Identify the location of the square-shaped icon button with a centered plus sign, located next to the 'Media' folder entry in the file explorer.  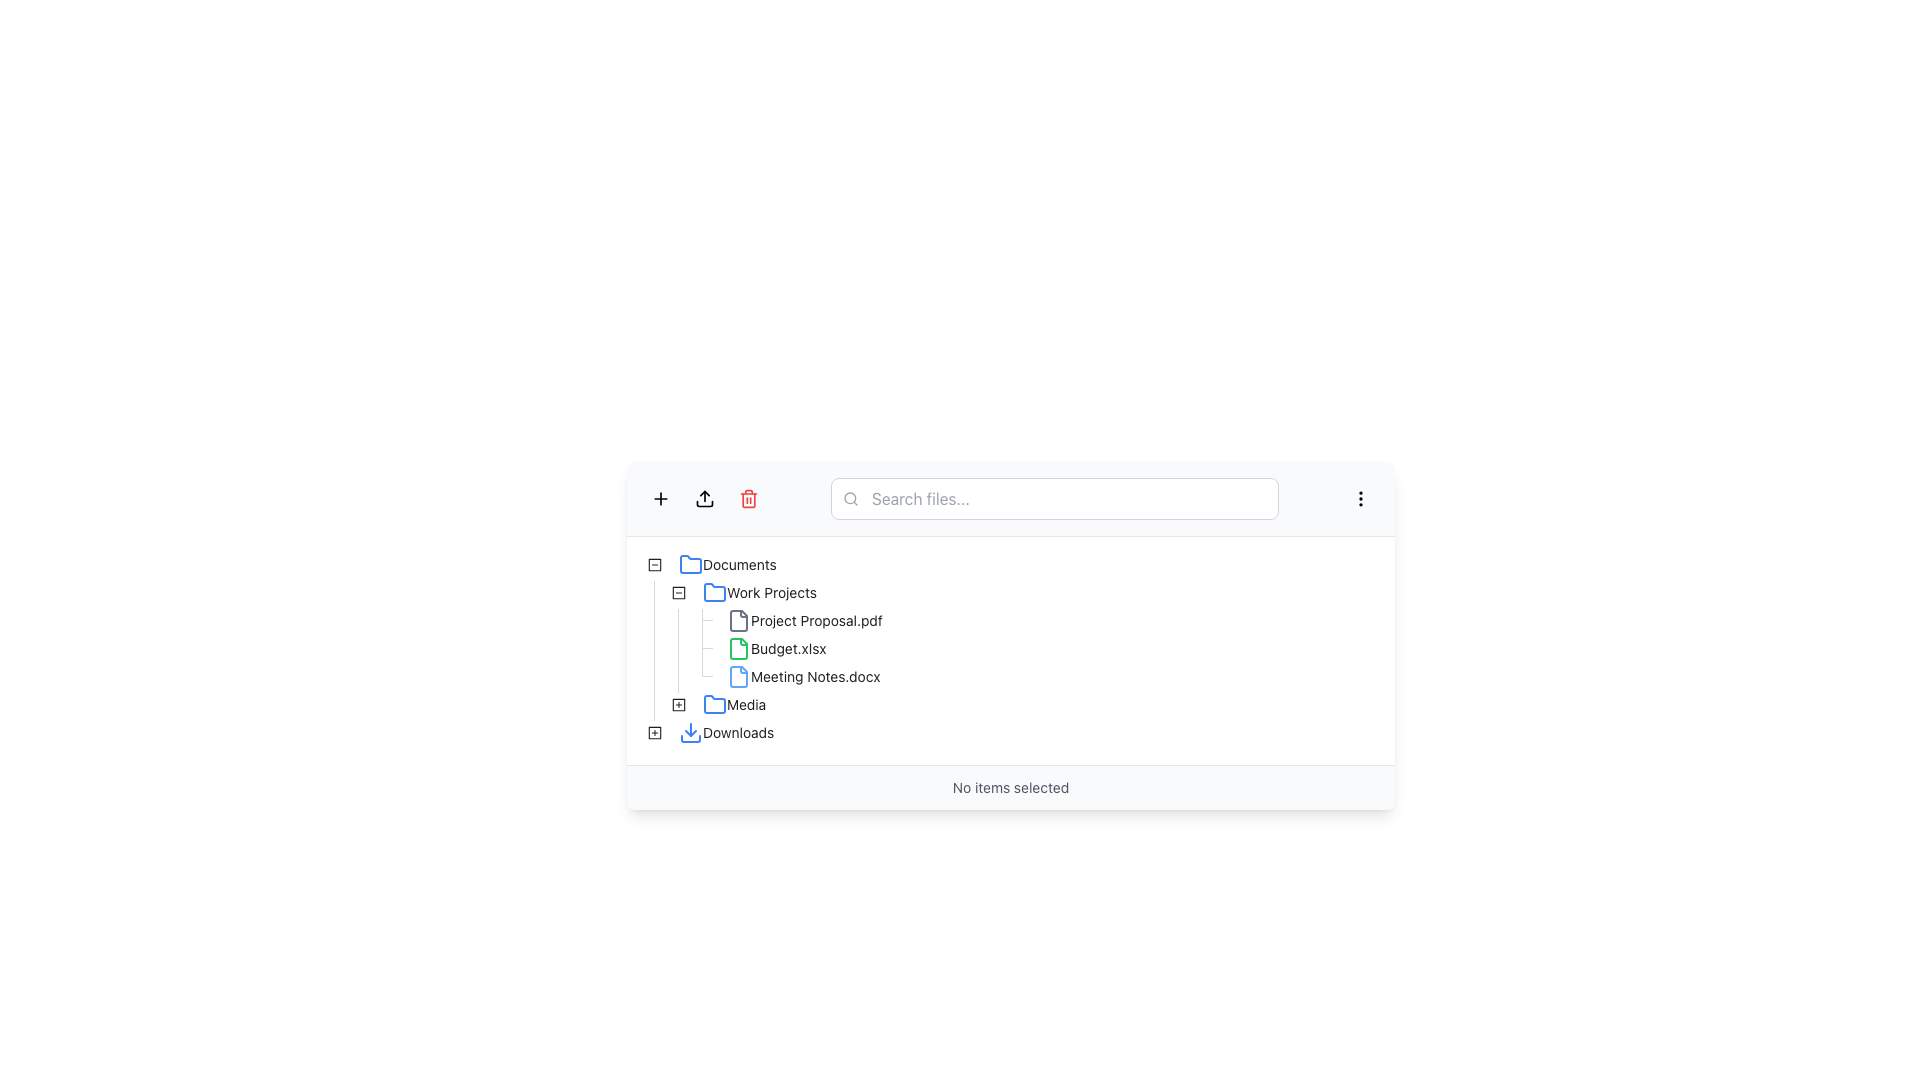
(678, 704).